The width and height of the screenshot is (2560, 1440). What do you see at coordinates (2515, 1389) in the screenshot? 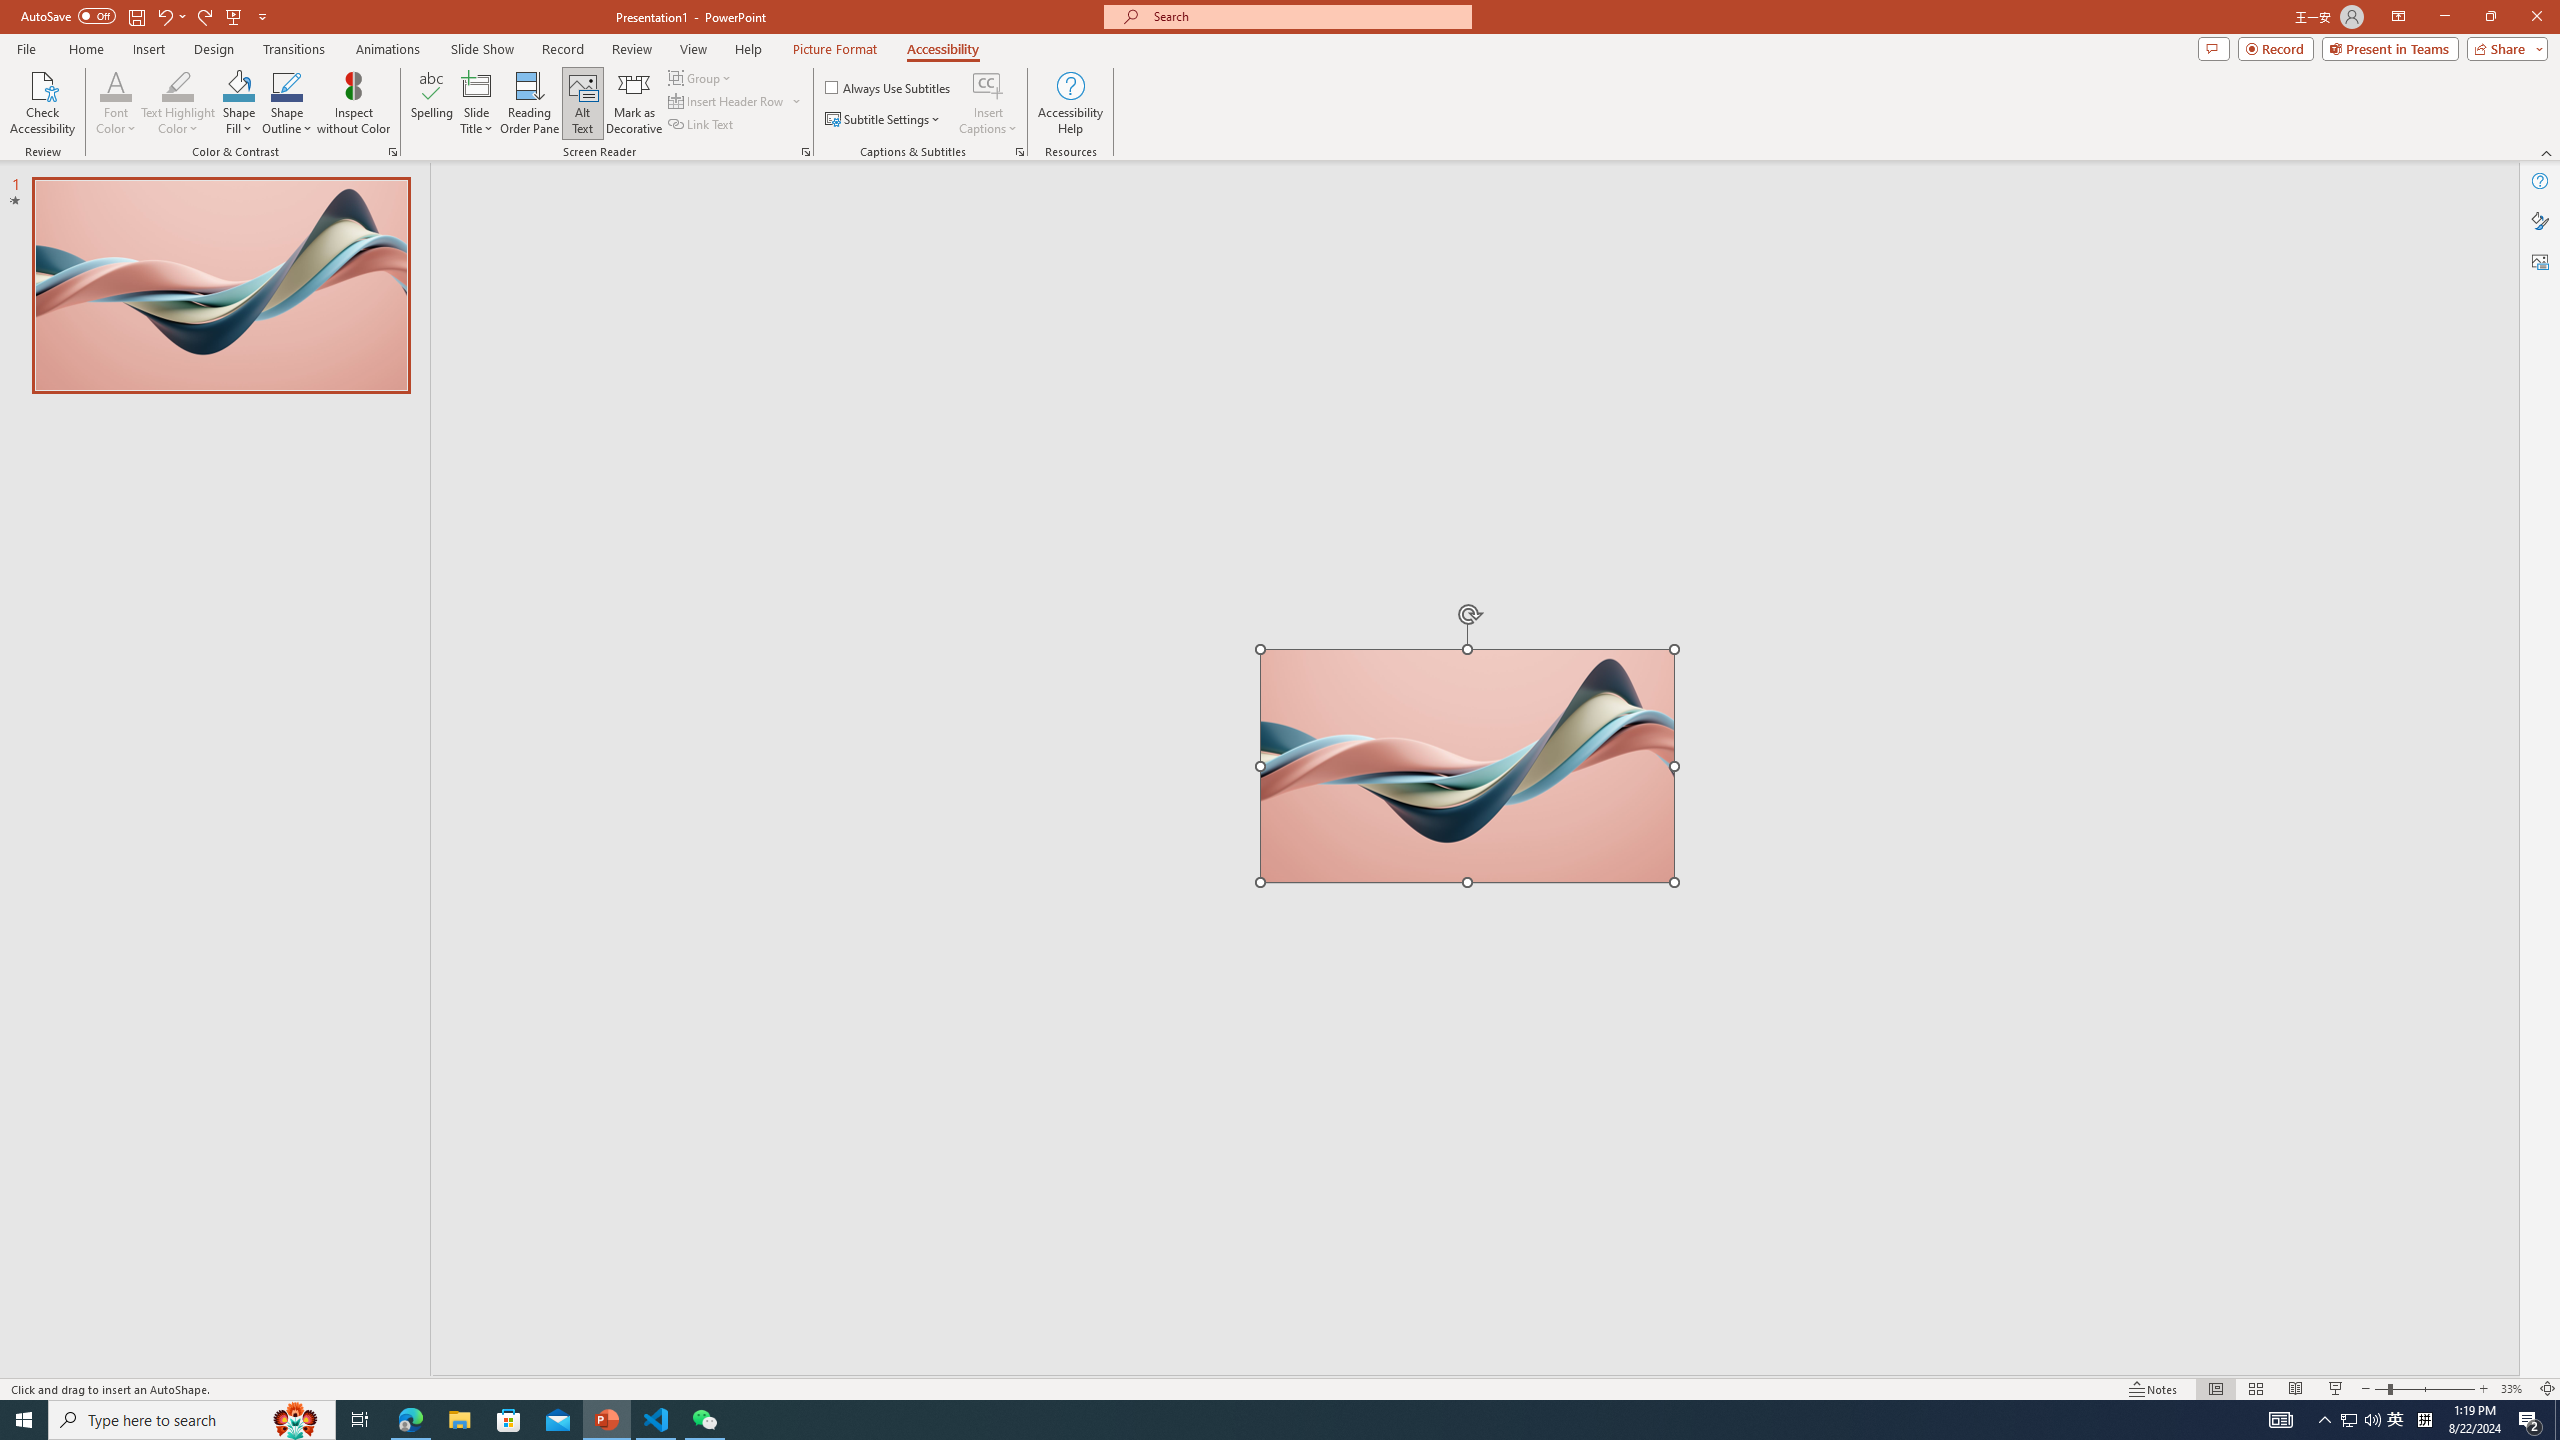
I see `'Zoom 33%'` at bounding box center [2515, 1389].